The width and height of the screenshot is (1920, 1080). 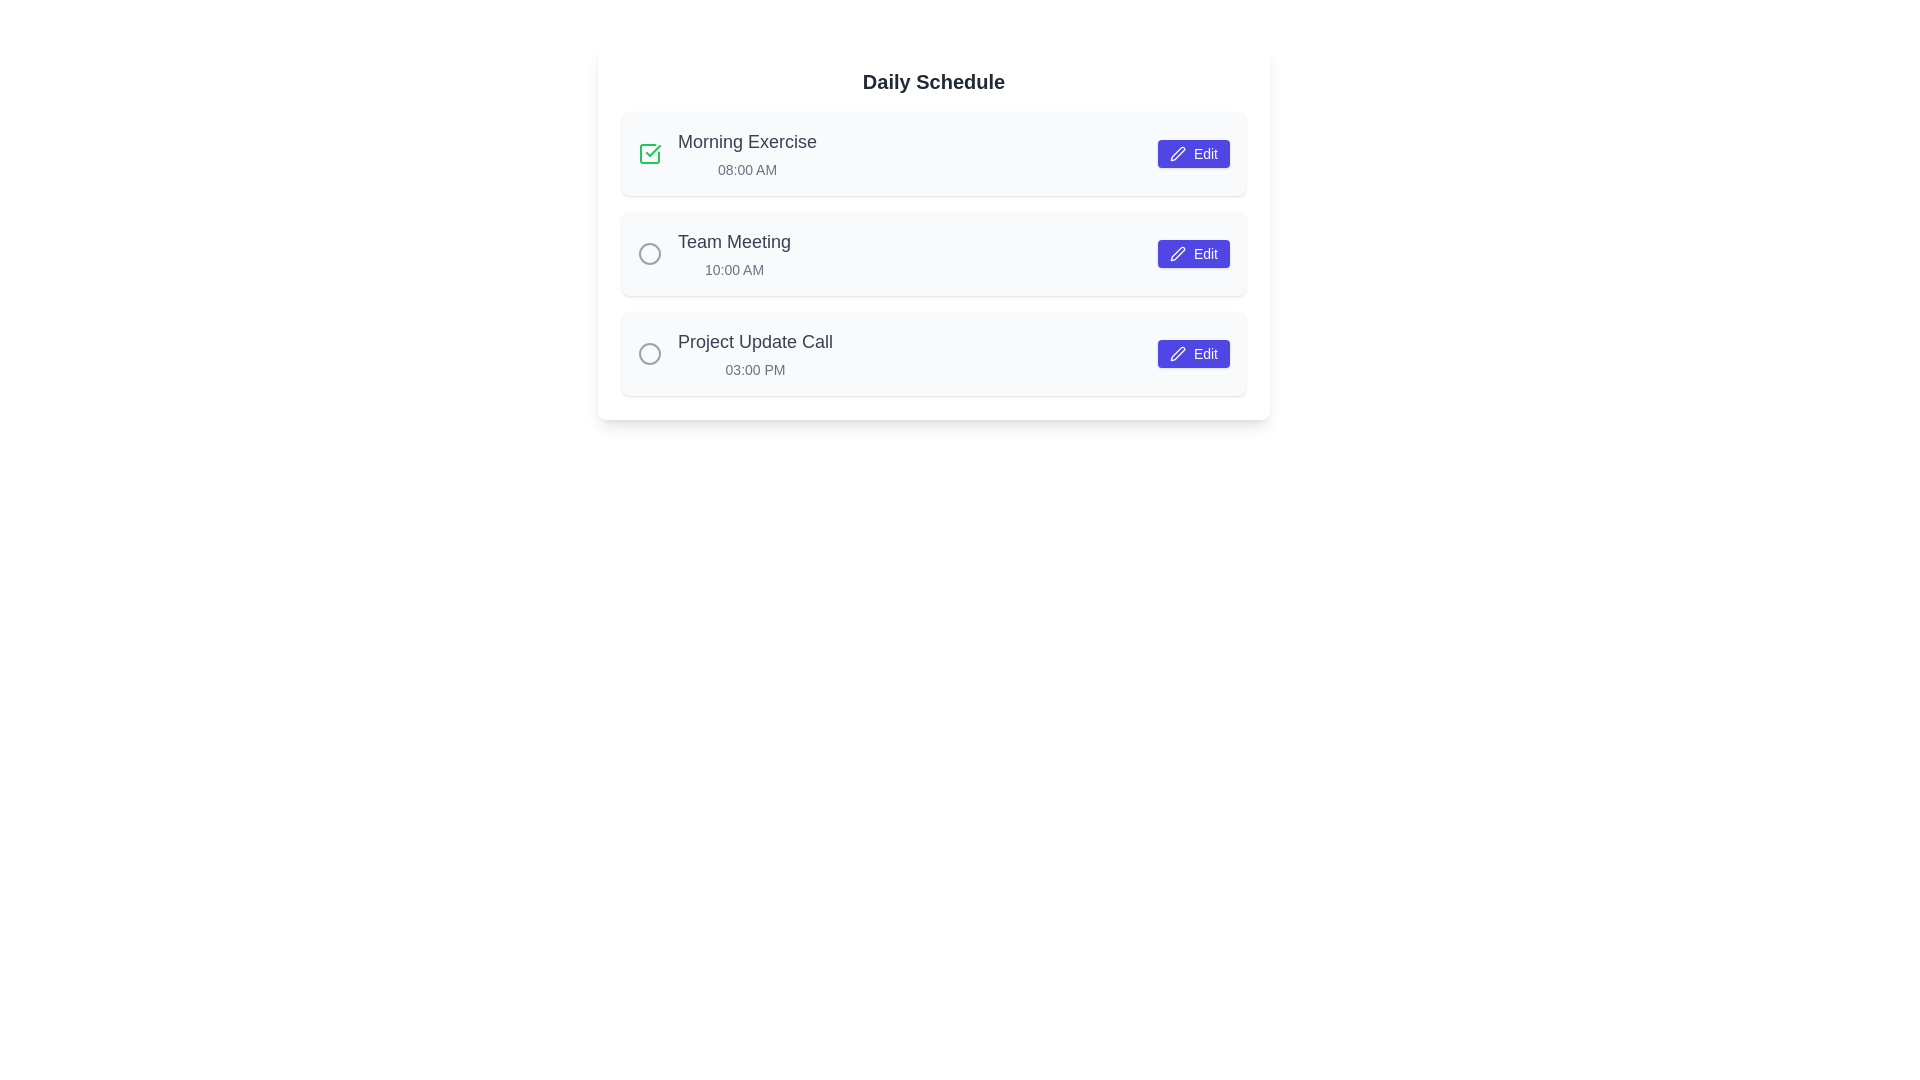 What do you see at coordinates (1193, 253) in the screenshot?
I see `the edit button for the 'Team Meeting' event located at the right end of the section next to '10:00 AM'` at bounding box center [1193, 253].